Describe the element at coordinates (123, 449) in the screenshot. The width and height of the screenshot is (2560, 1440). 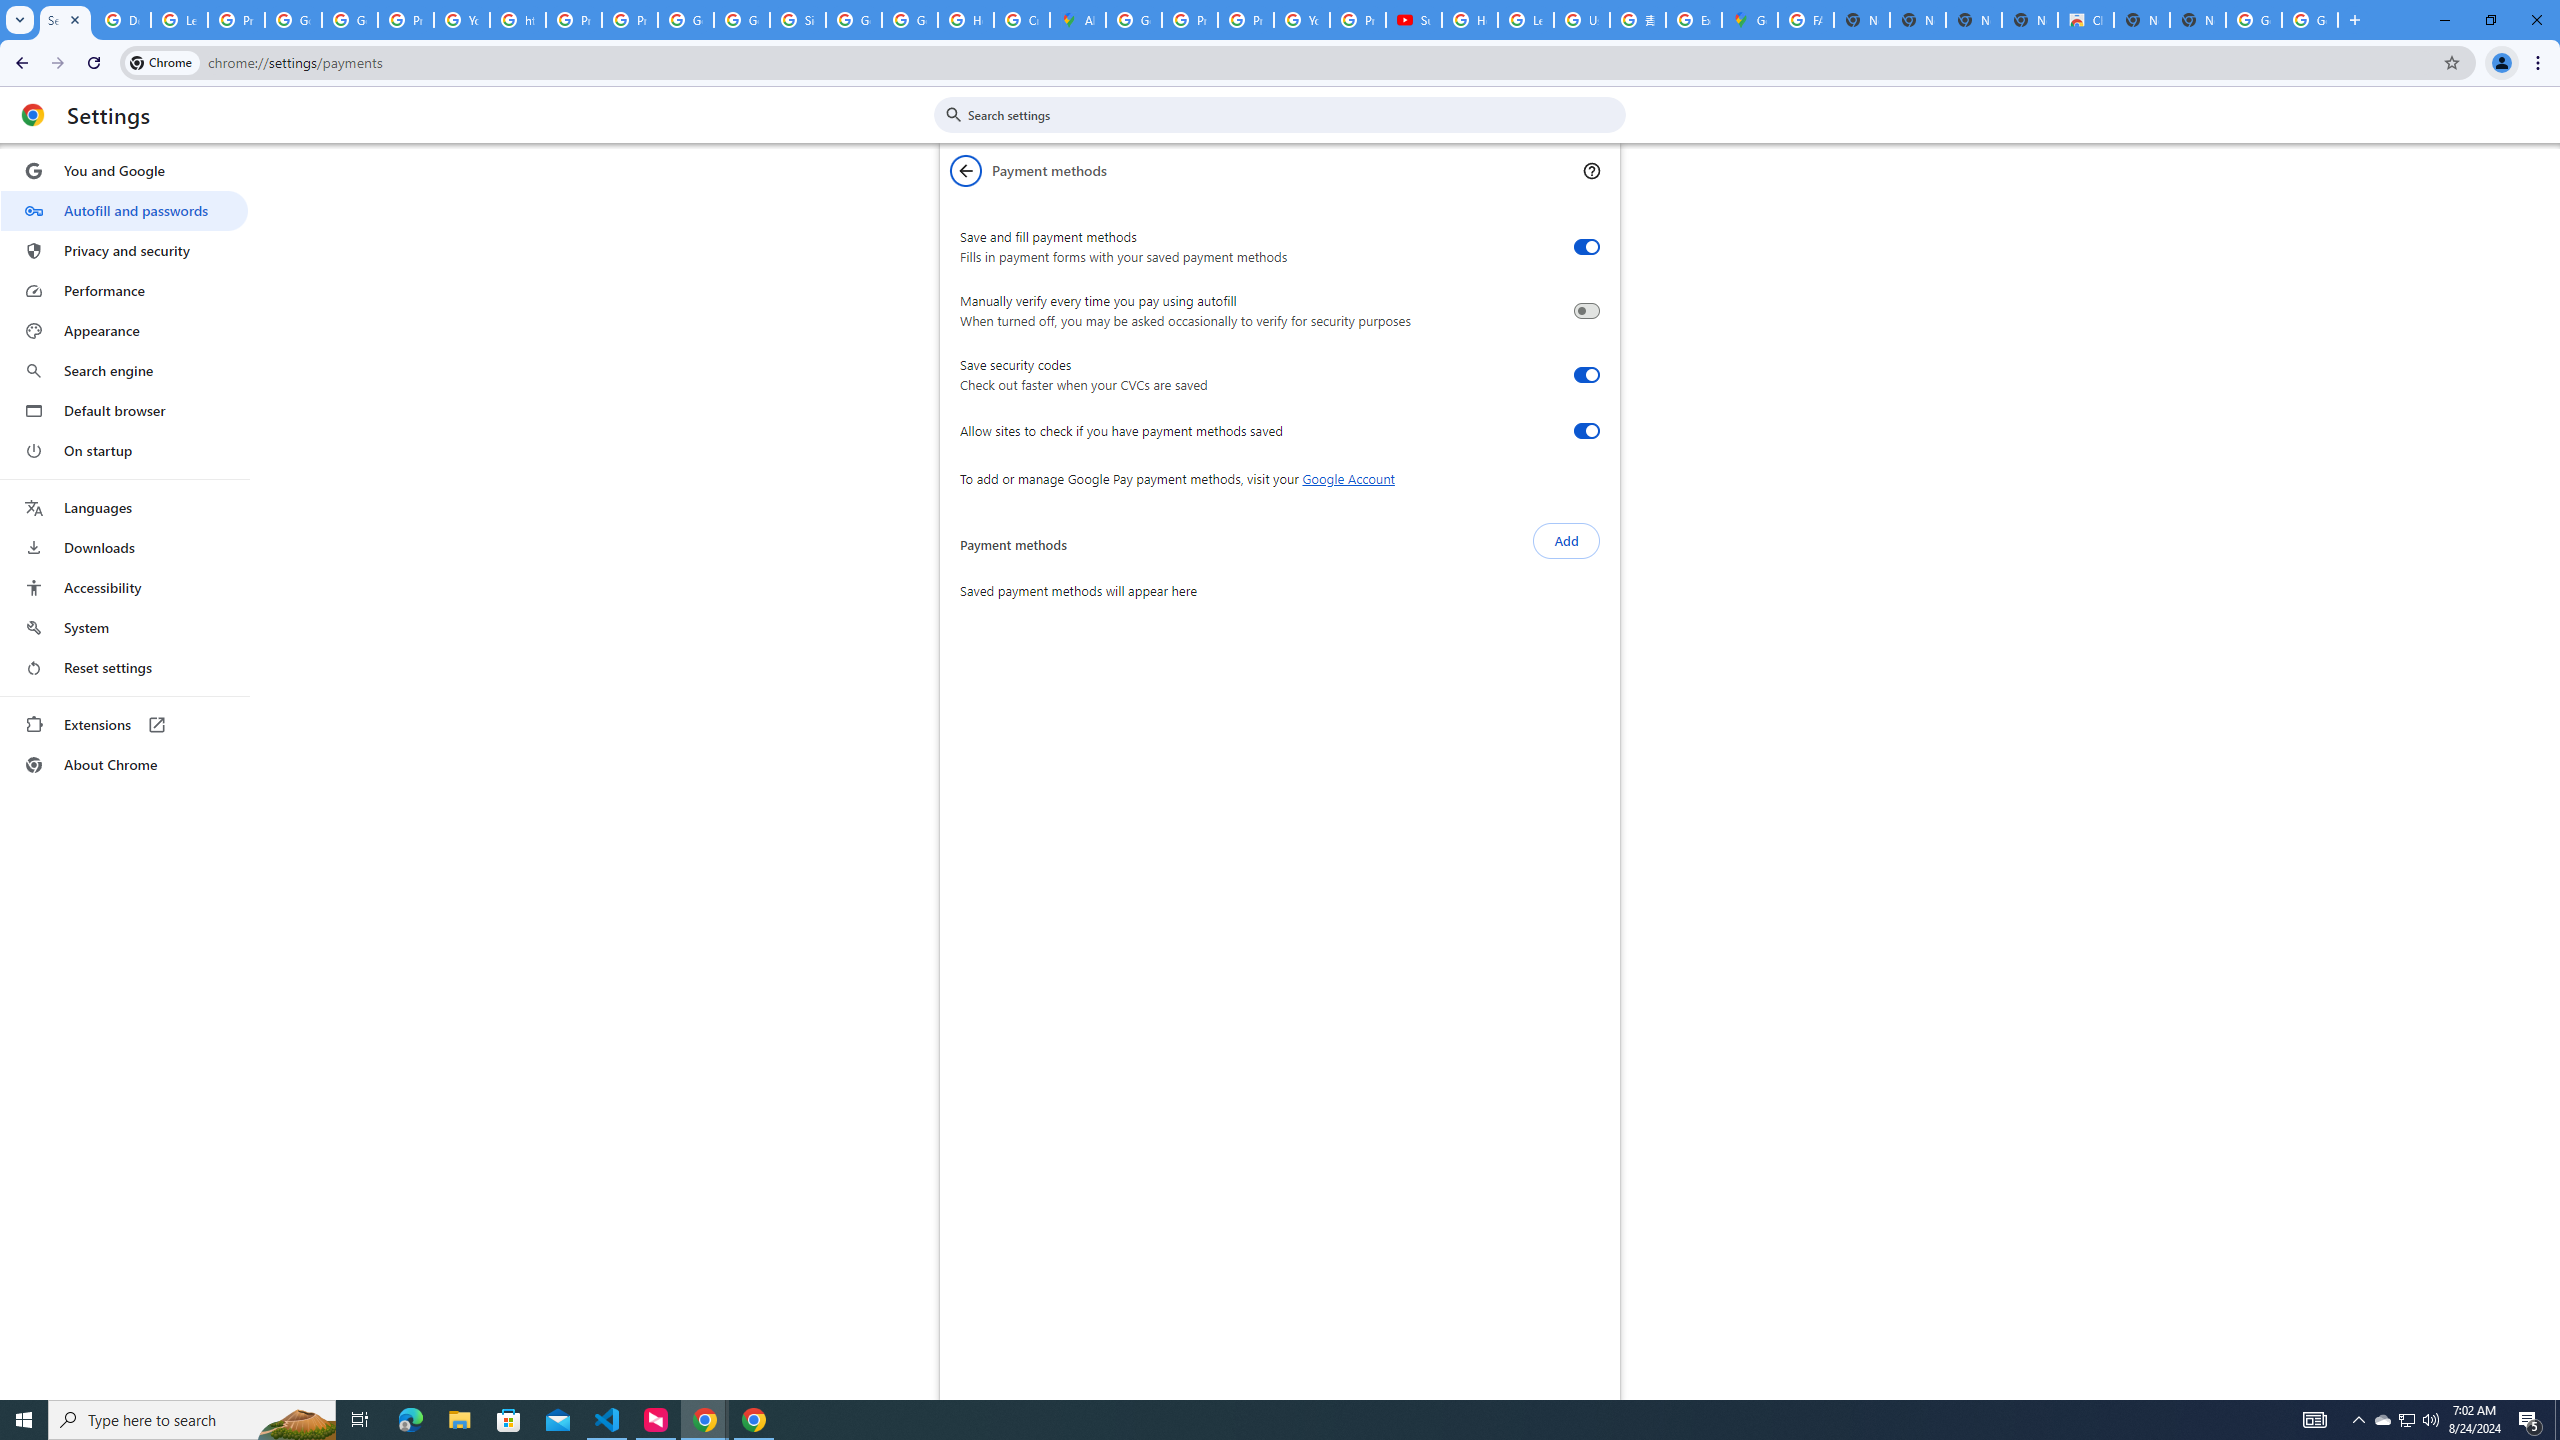
I see `'On startup'` at that location.